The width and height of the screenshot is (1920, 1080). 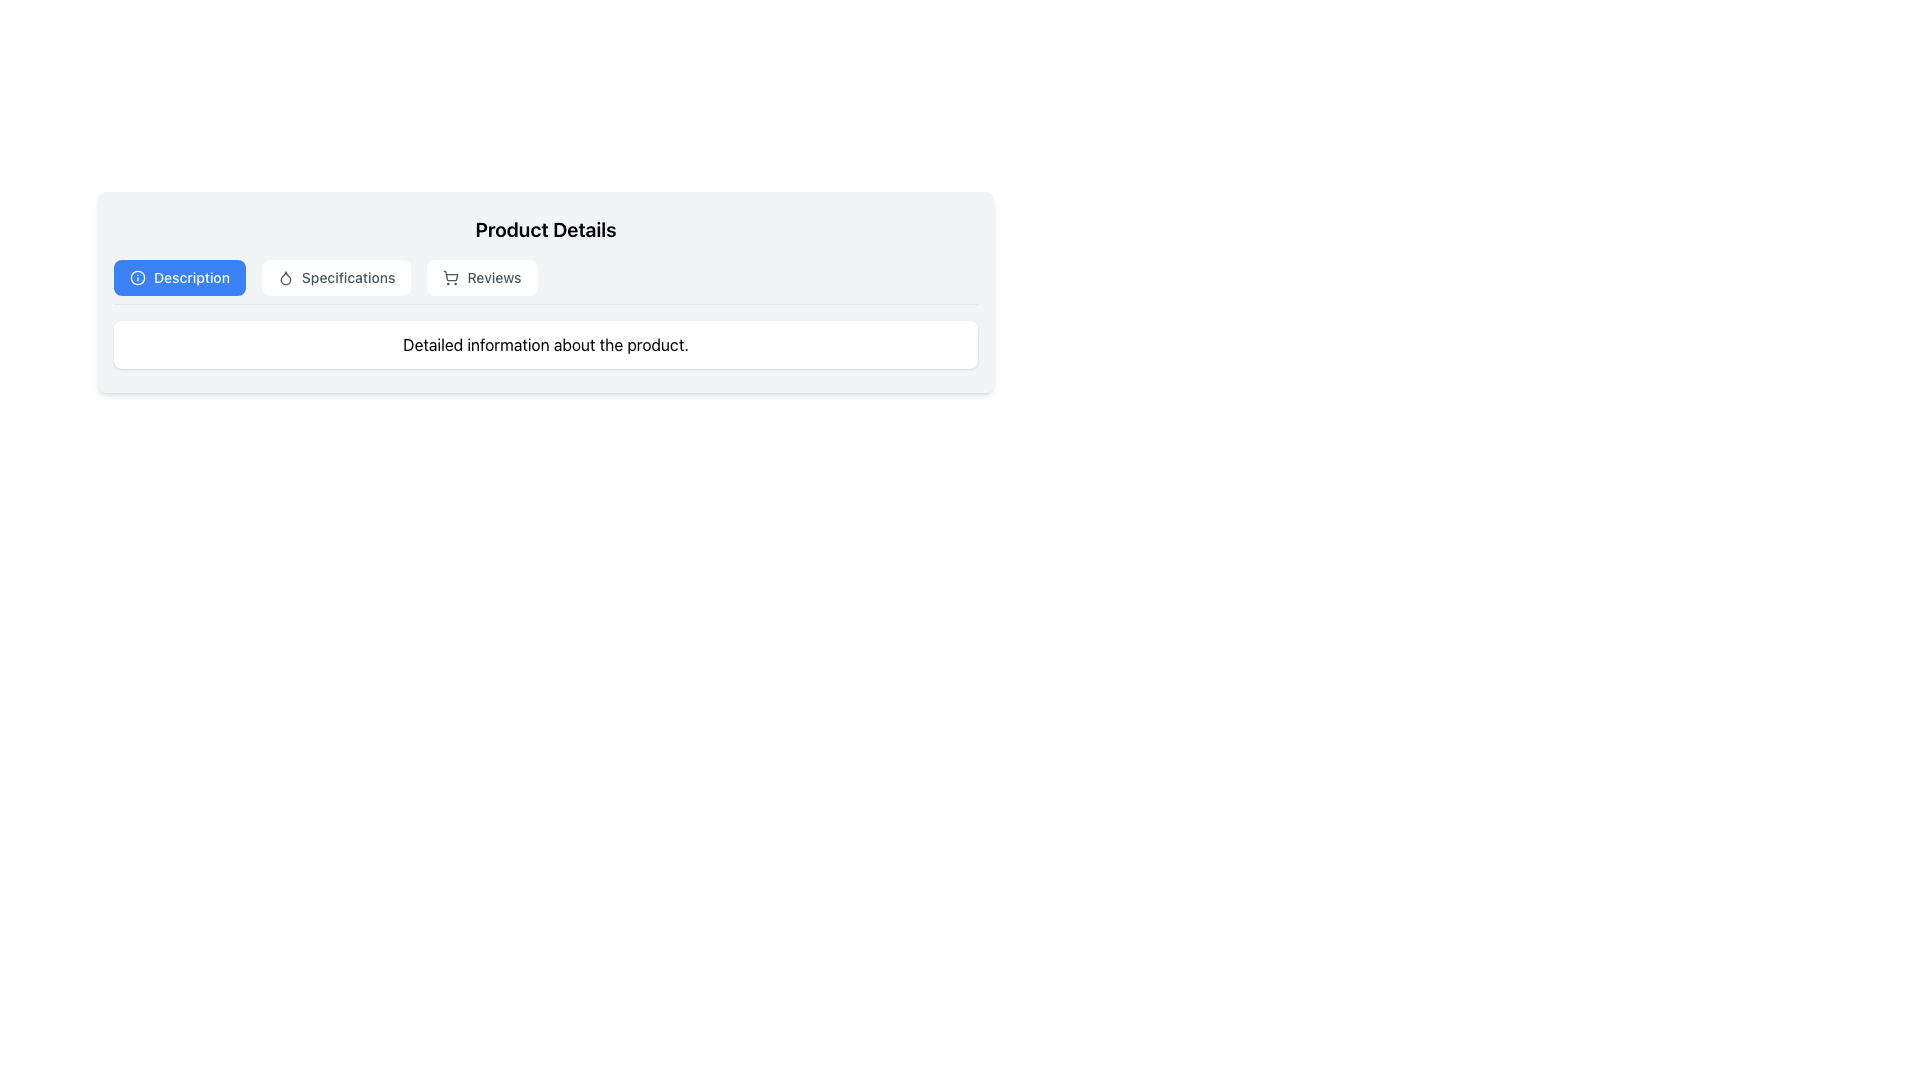 What do you see at coordinates (482, 277) in the screenshot?
I see `the third tab button located beneath the 'Product Details' title` at bounding box center [482, 277].